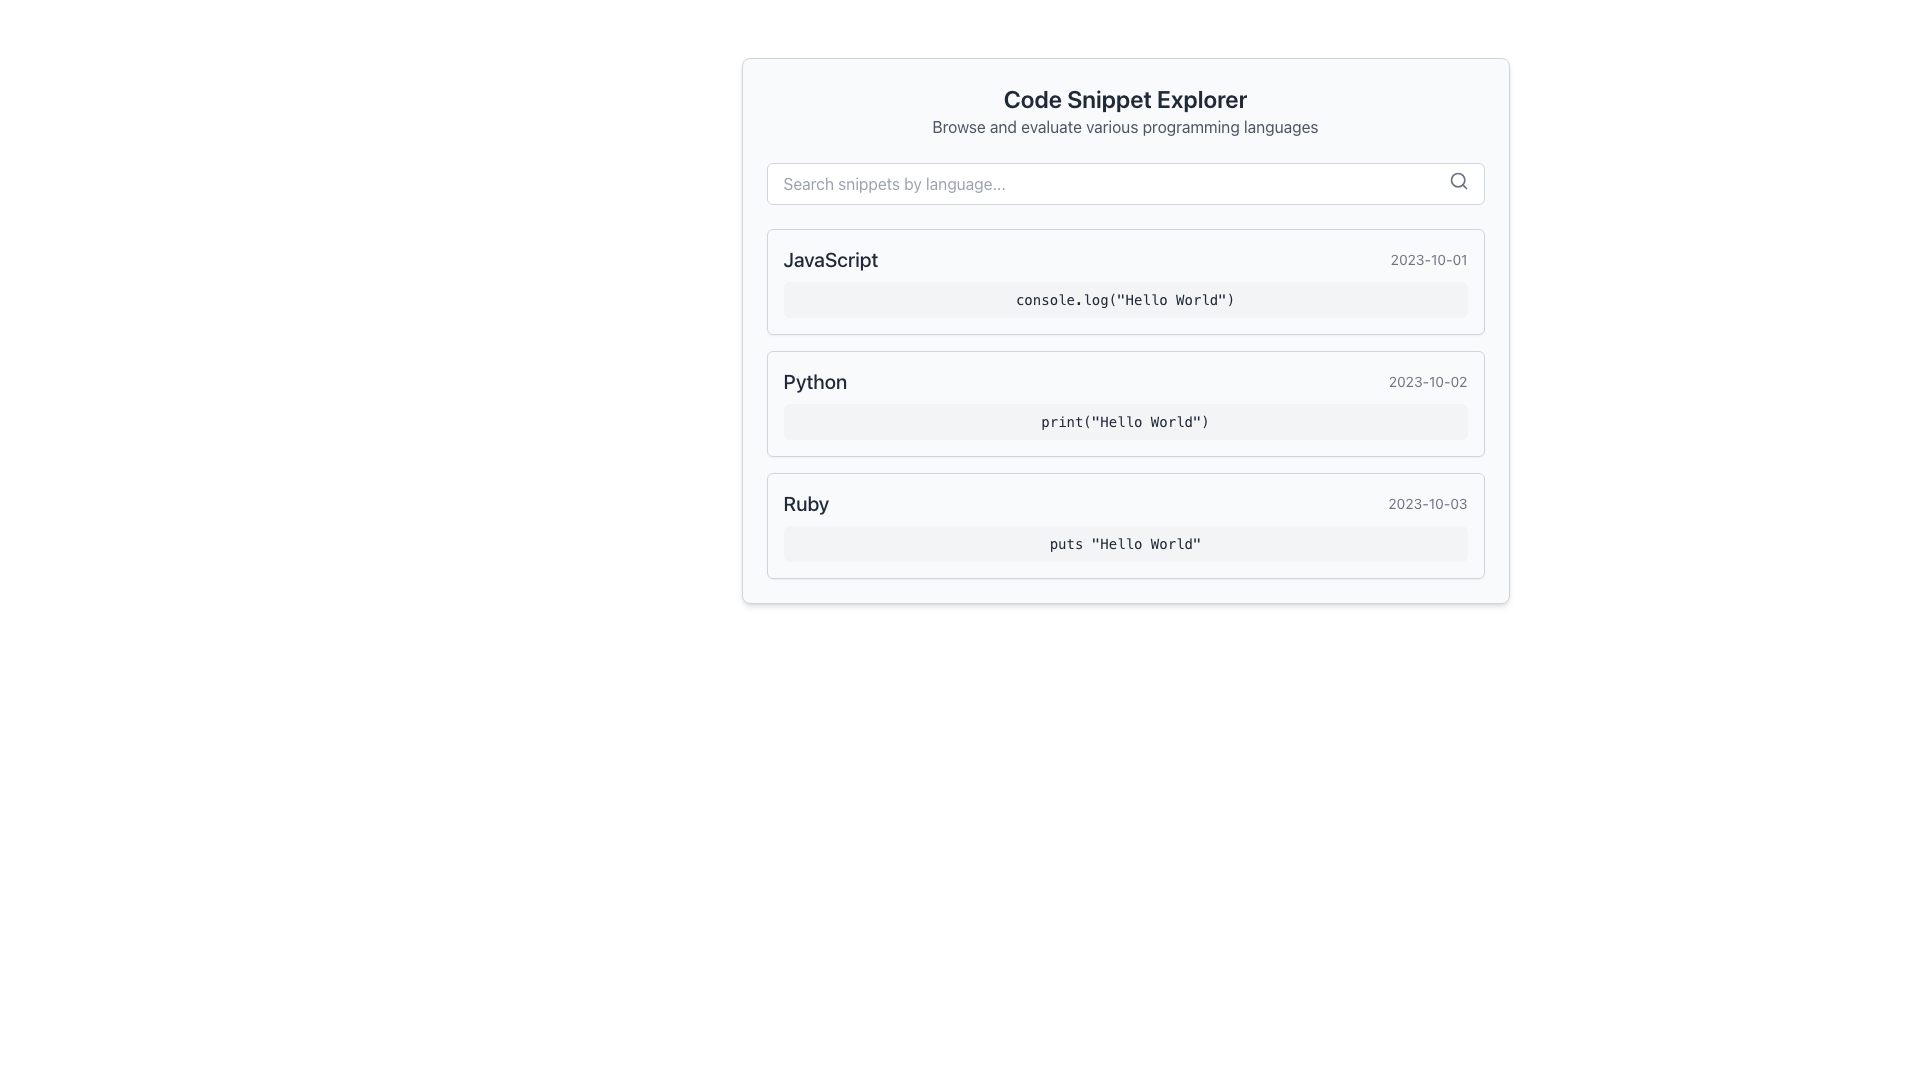 This screenshot has width=1920, height=1080. Describe the element at coordinates (1125, 184) in the screenshot. I see `the search input field located below the title 'Code Snippet Explorer' to focus on it for entering queries` at that location.